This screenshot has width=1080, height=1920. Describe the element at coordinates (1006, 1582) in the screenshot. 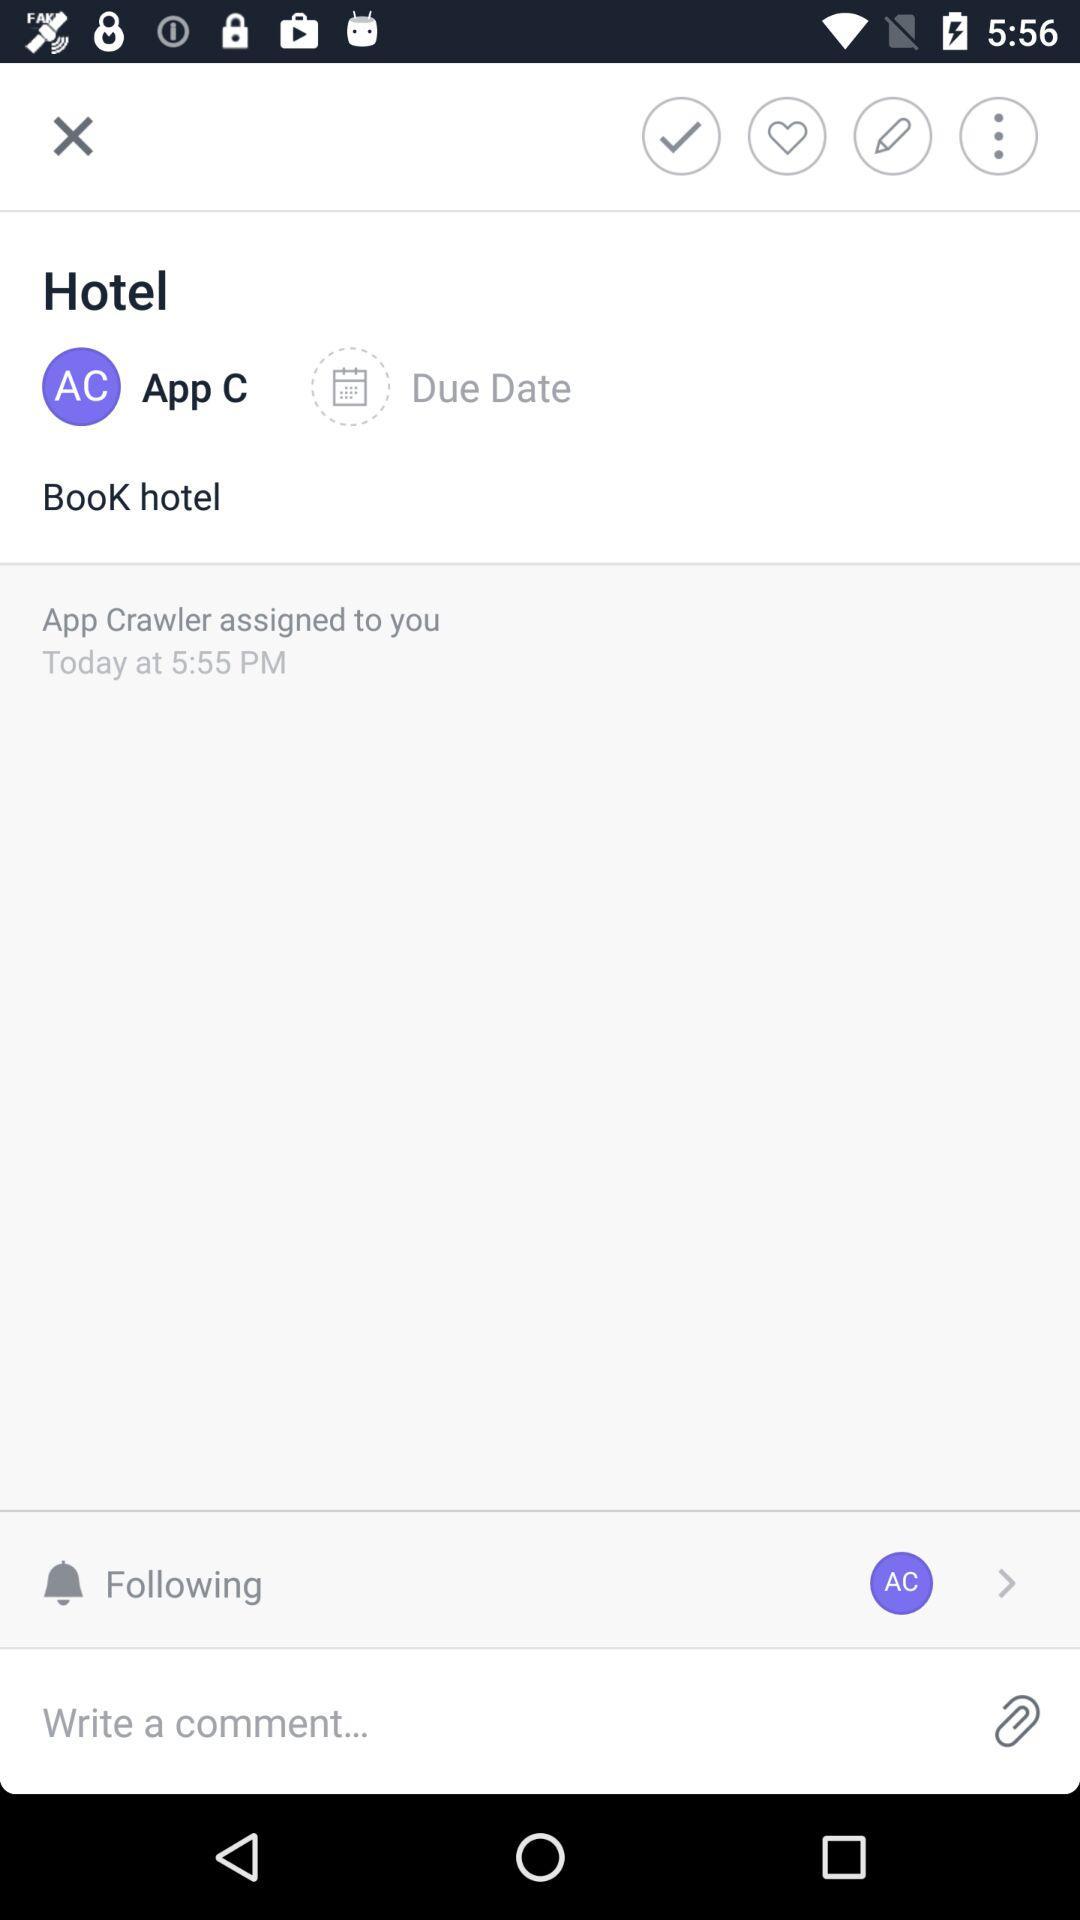

I see `next page` at that location.